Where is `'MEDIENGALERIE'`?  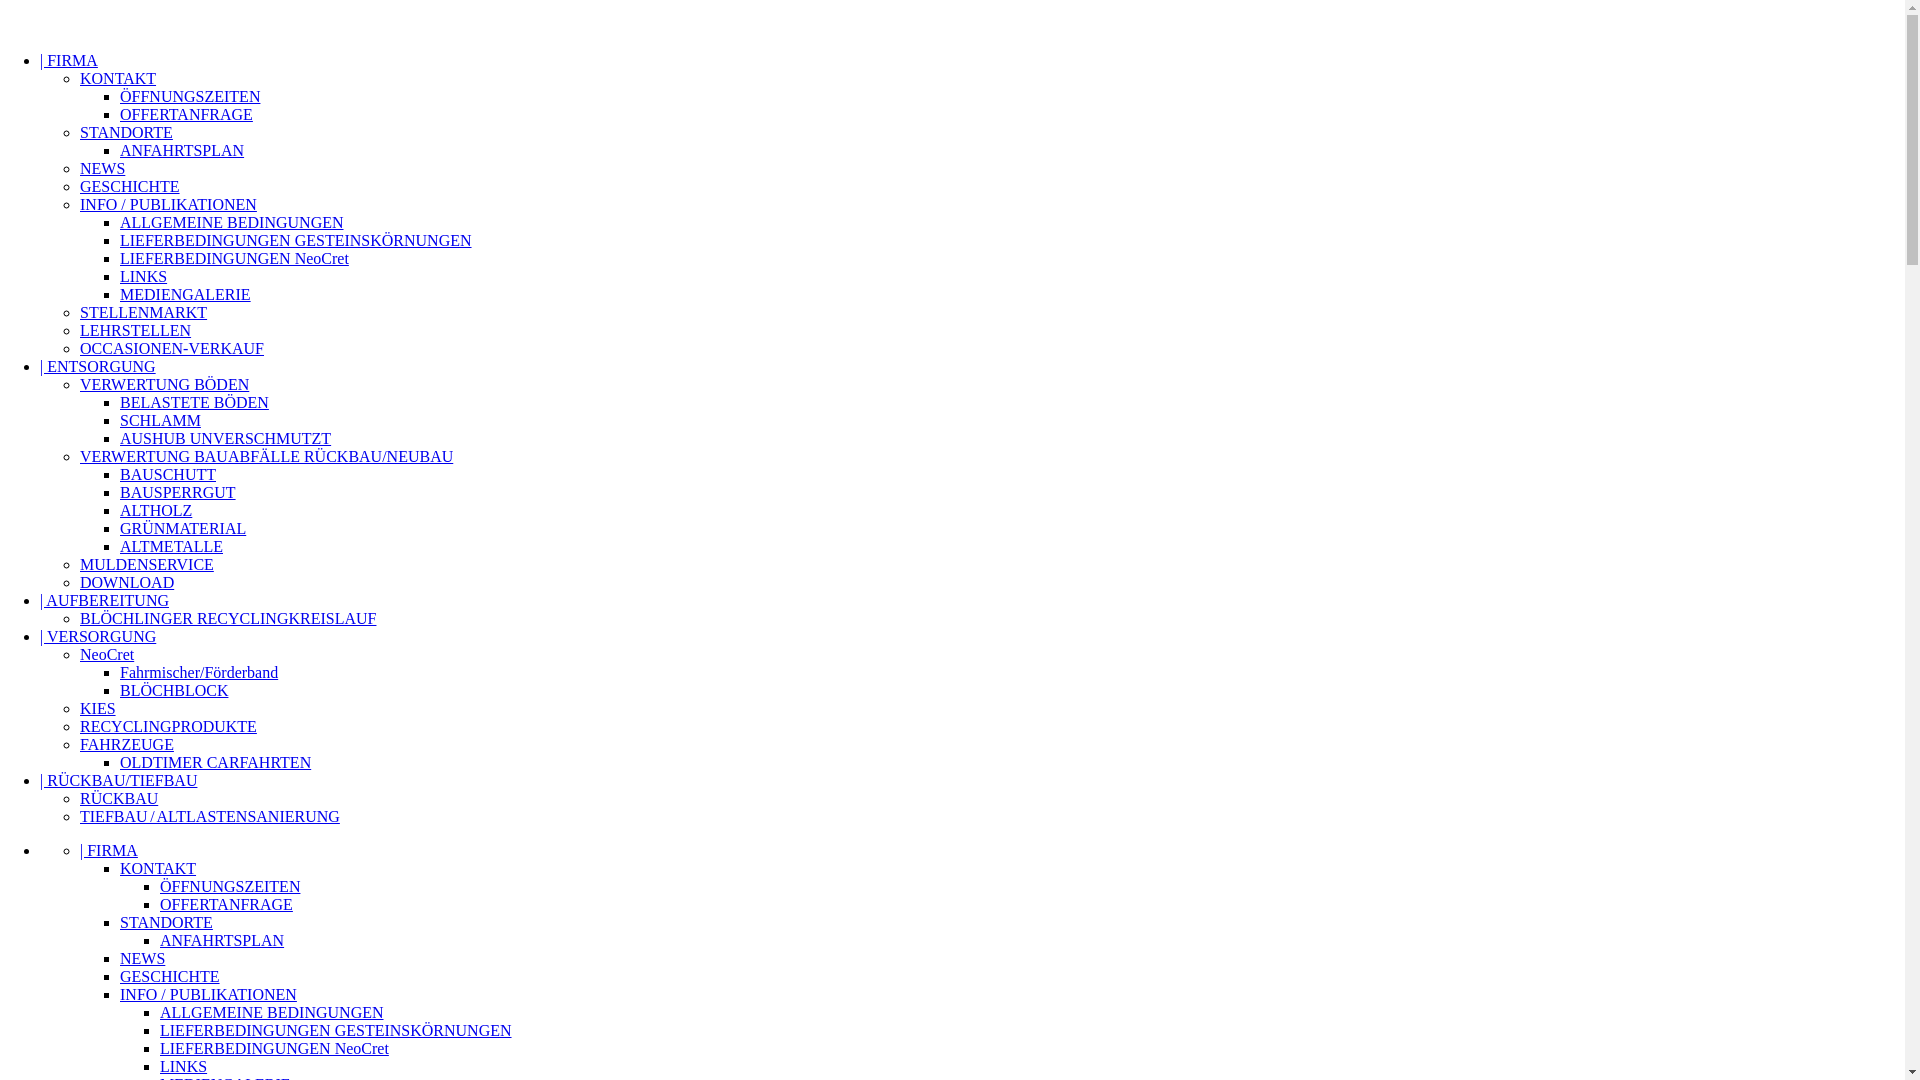
'MEDIENGALERIE' is located at coordinates (119, 294).